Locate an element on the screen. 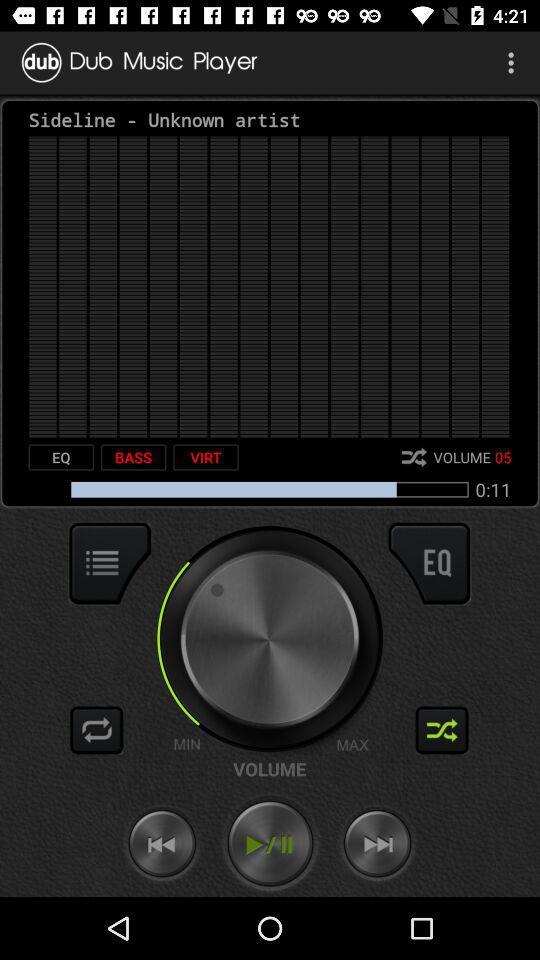  bass  item is located at coordinates (133, 457).